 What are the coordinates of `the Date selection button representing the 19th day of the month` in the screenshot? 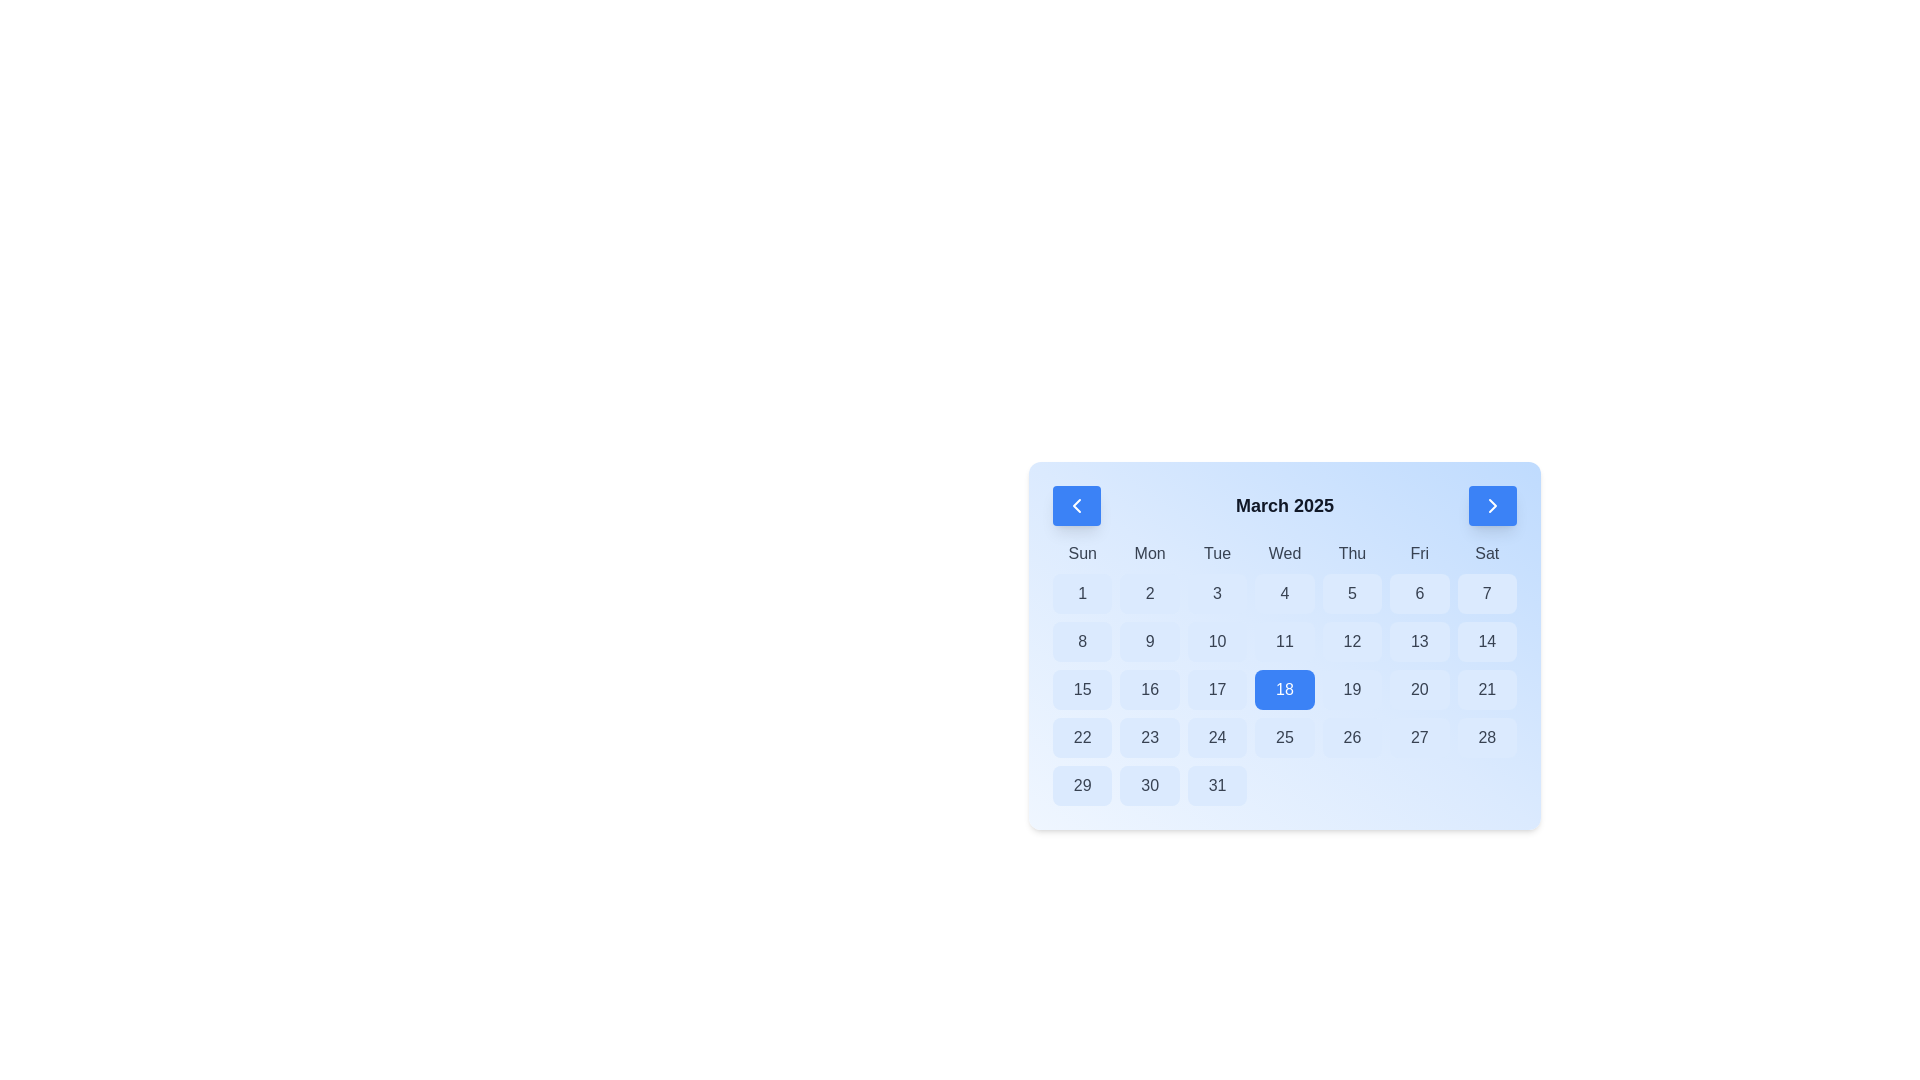 It's located at (1352, 689).